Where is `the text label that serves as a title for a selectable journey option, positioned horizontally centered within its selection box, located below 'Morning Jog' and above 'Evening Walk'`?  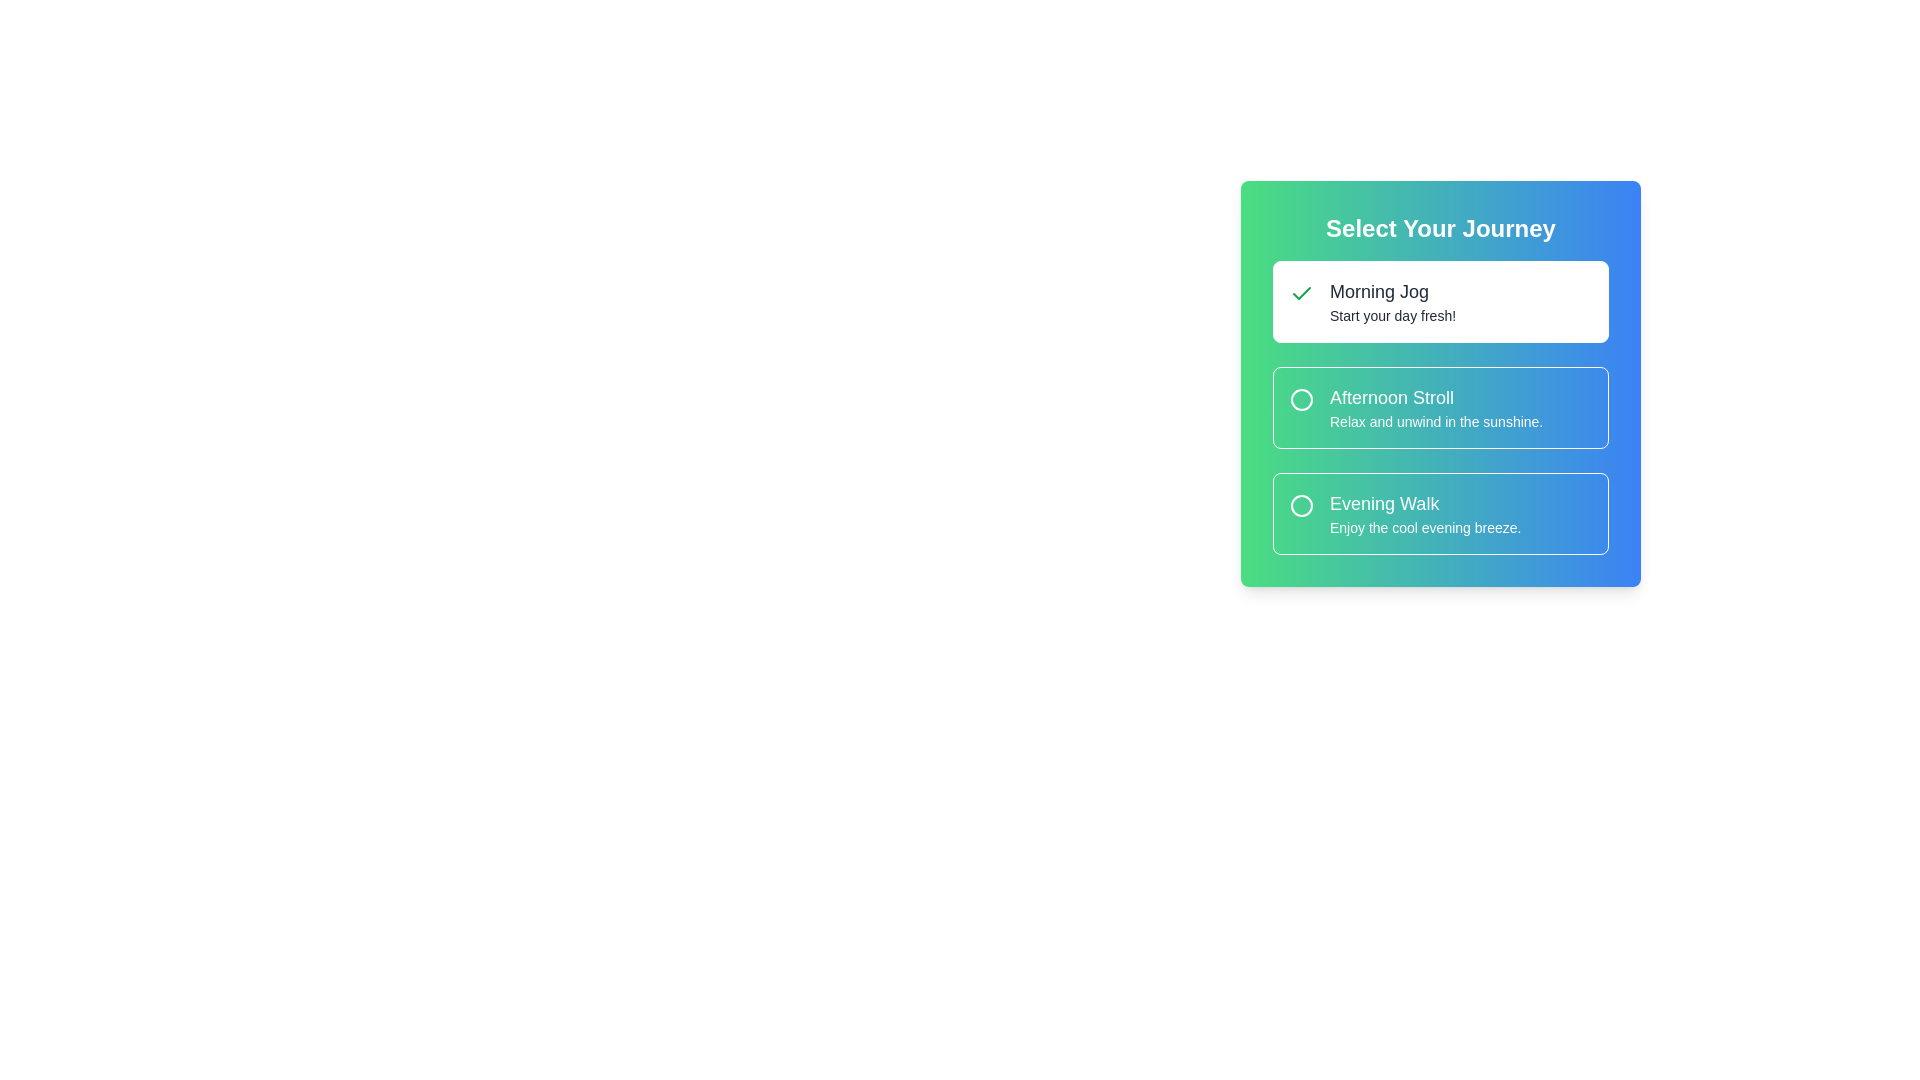 the text label that serves as a title for a selectable journey option, positioned horizontally centered within its selection box, located below 'Morning Jog' and above 'Evening Walk' is located at coordinates (1435, 397).